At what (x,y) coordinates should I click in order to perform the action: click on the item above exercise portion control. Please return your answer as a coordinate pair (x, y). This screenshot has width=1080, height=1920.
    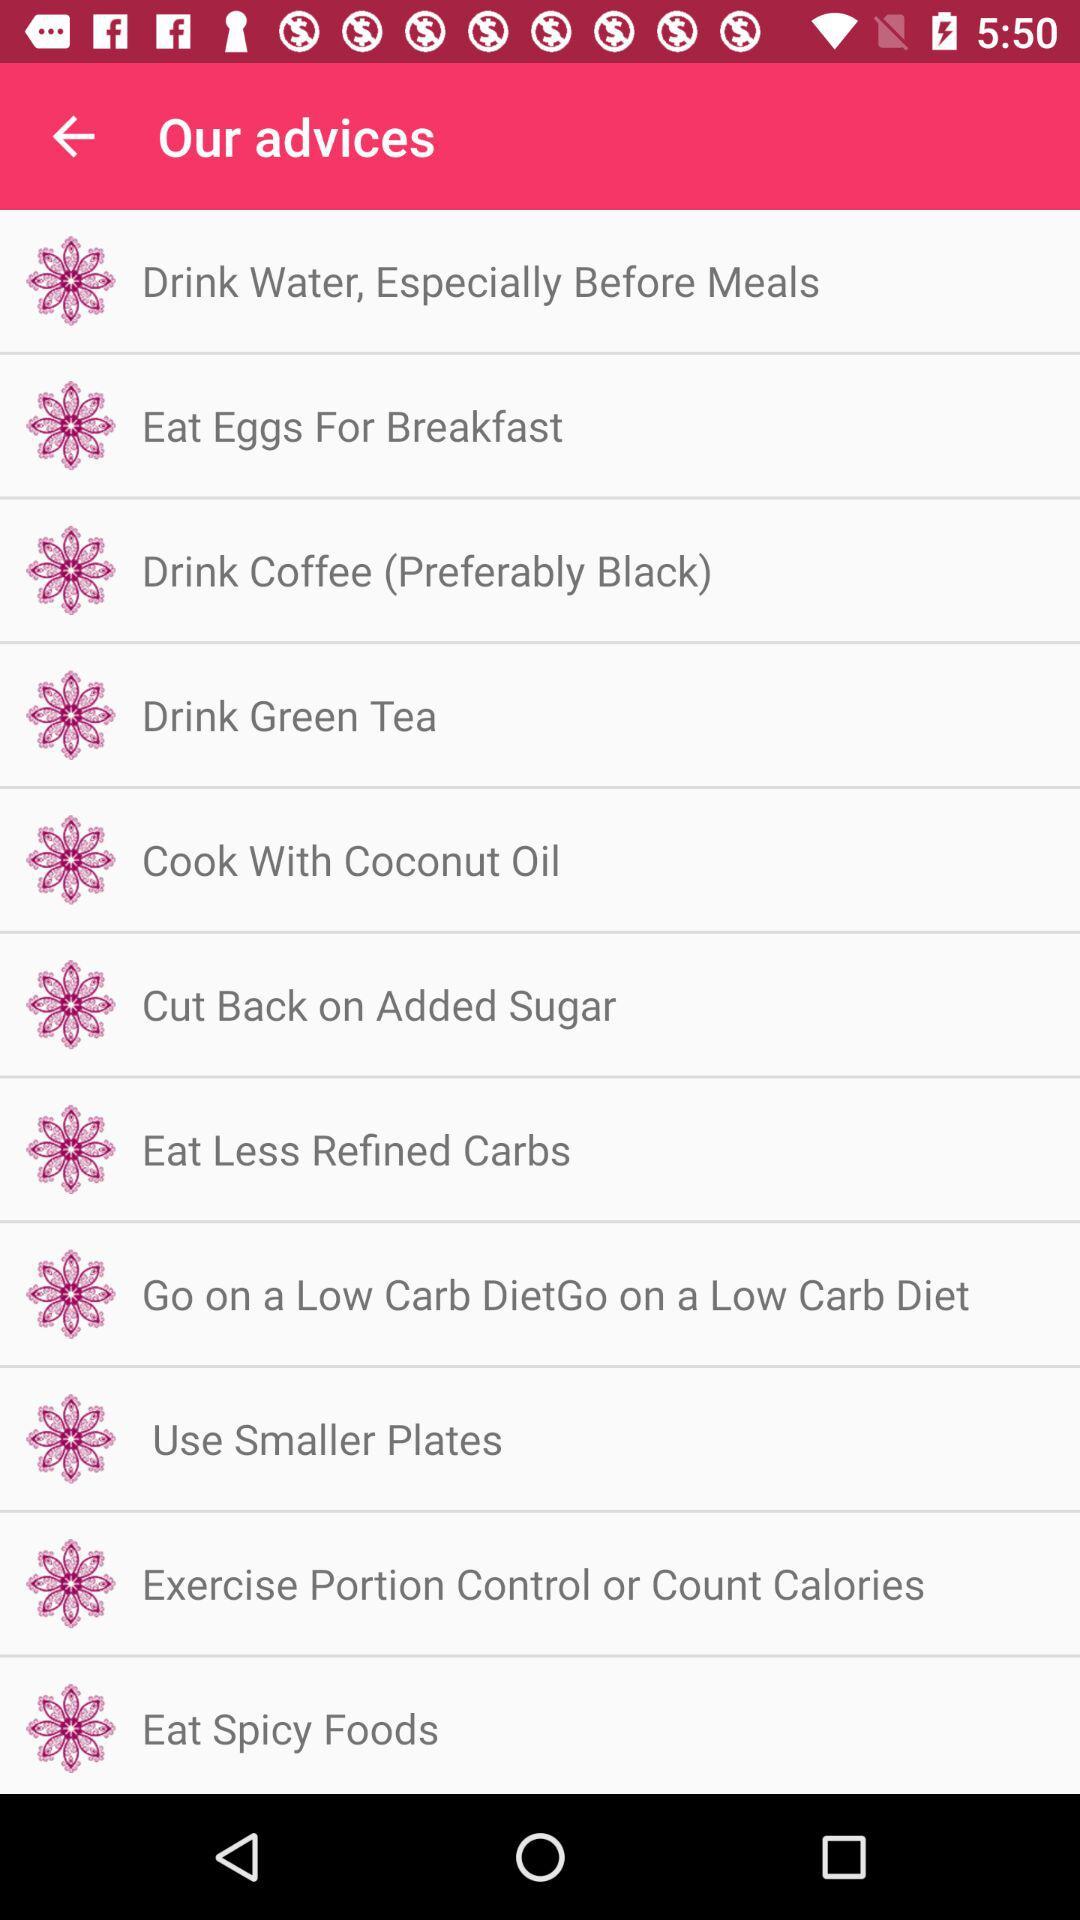
    Looking at the image, I should click on (321, 1437).